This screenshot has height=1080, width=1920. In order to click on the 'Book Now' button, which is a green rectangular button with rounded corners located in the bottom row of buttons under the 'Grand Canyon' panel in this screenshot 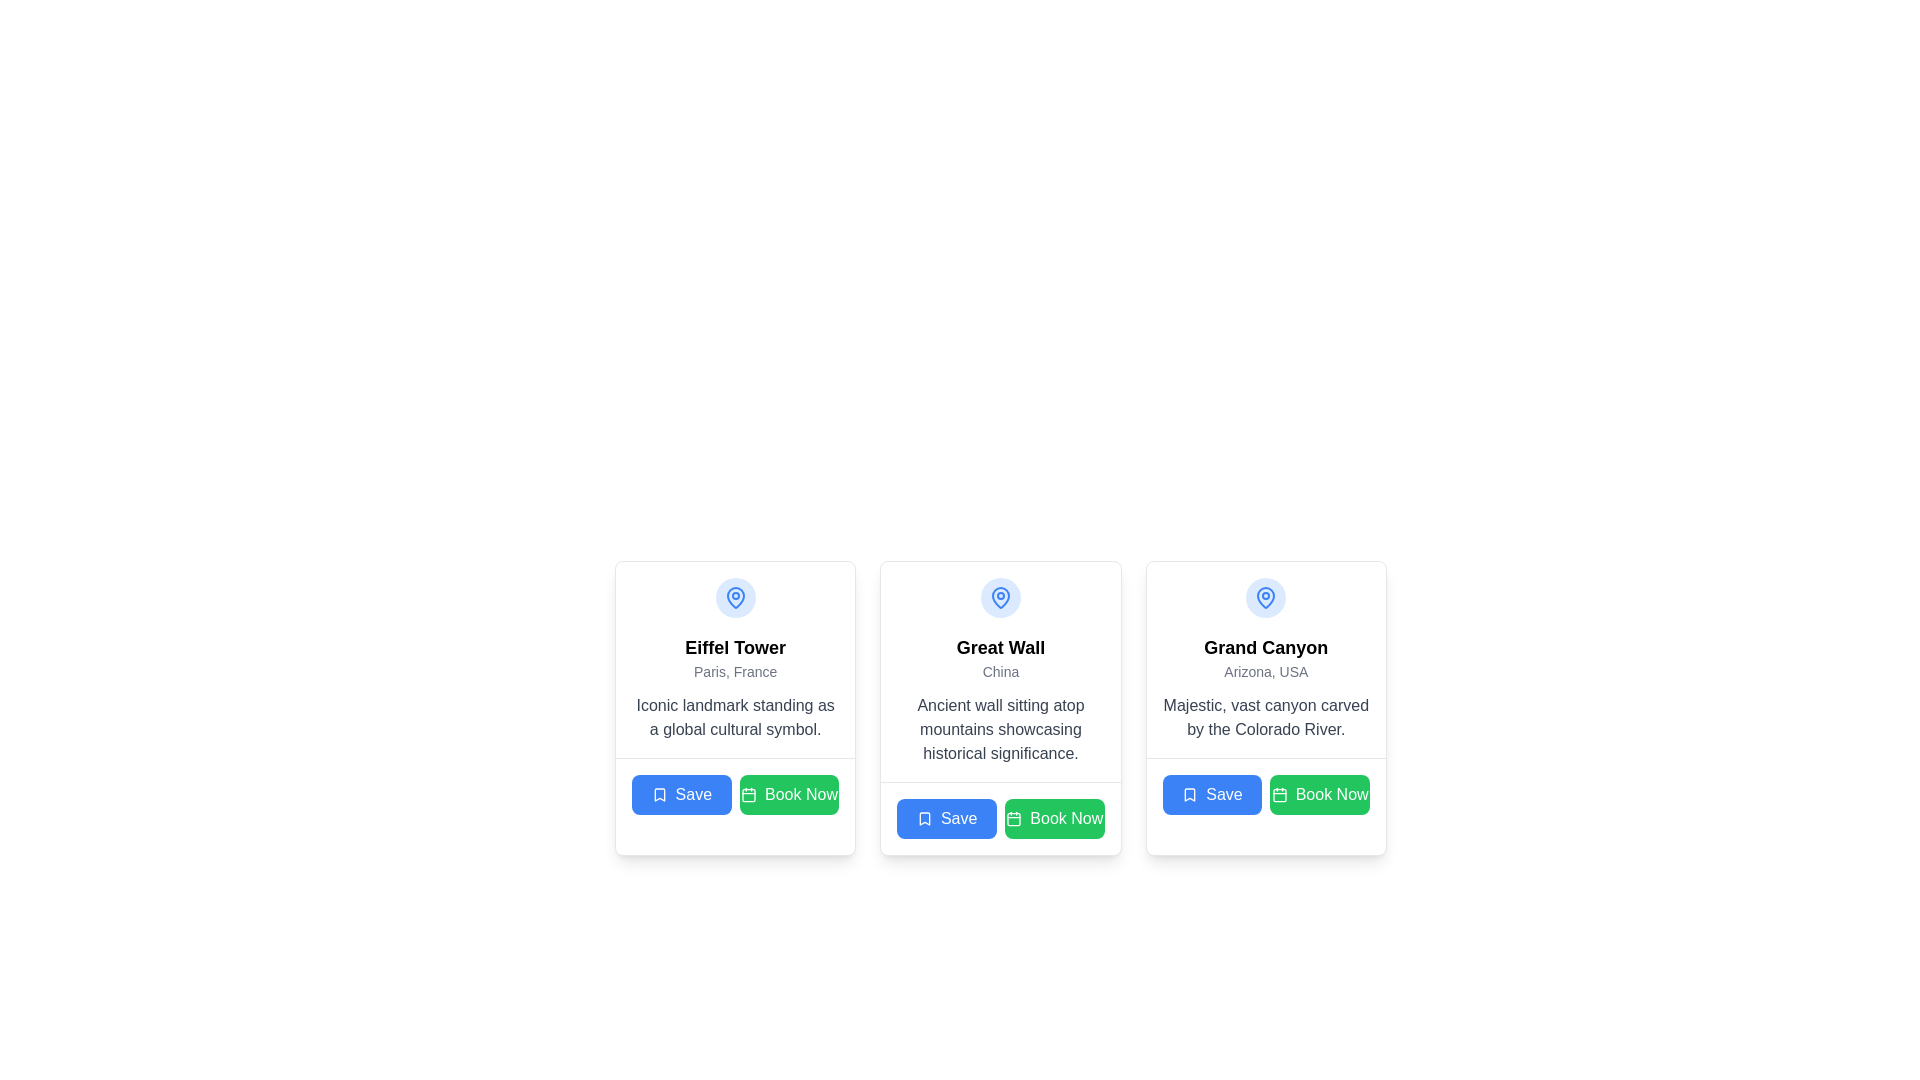, I will do `click(1320, 793)`.